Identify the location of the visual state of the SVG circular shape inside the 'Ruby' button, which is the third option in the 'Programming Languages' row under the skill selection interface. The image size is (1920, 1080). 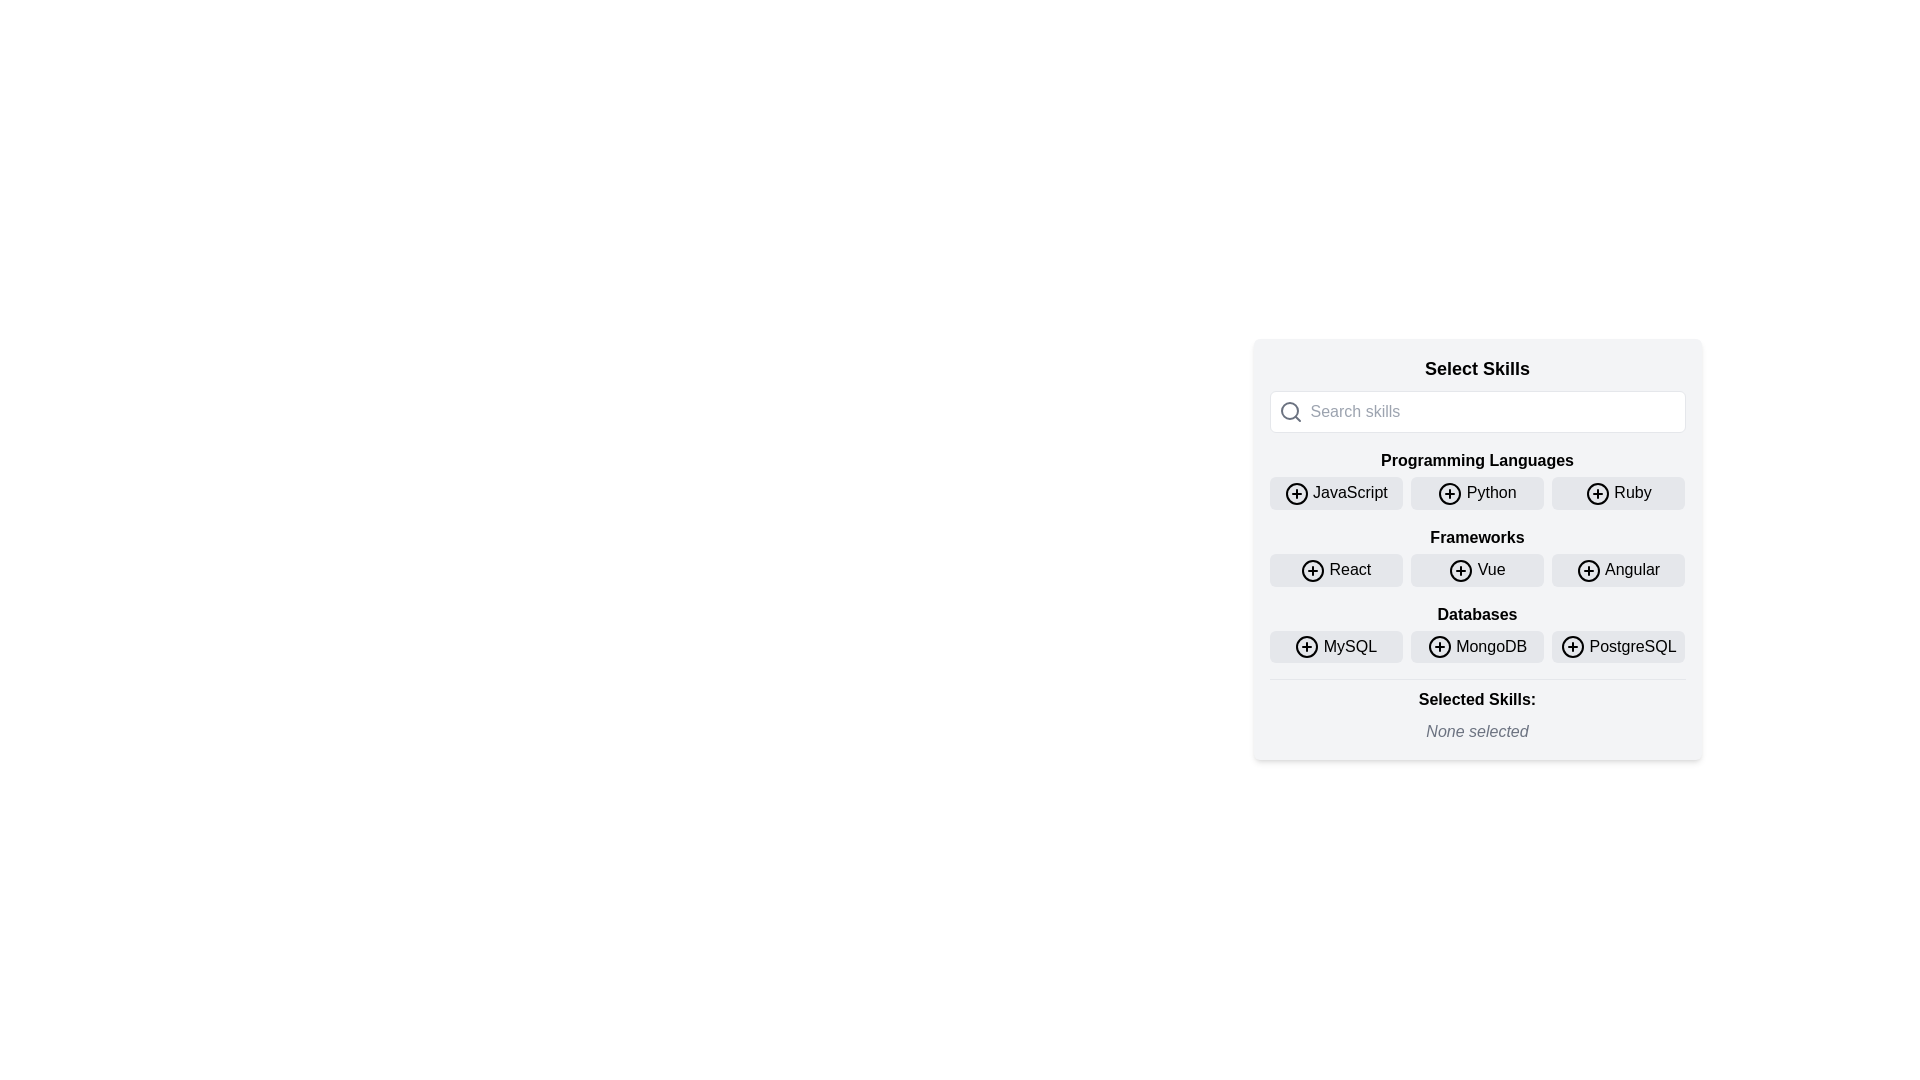
(1596, 493).